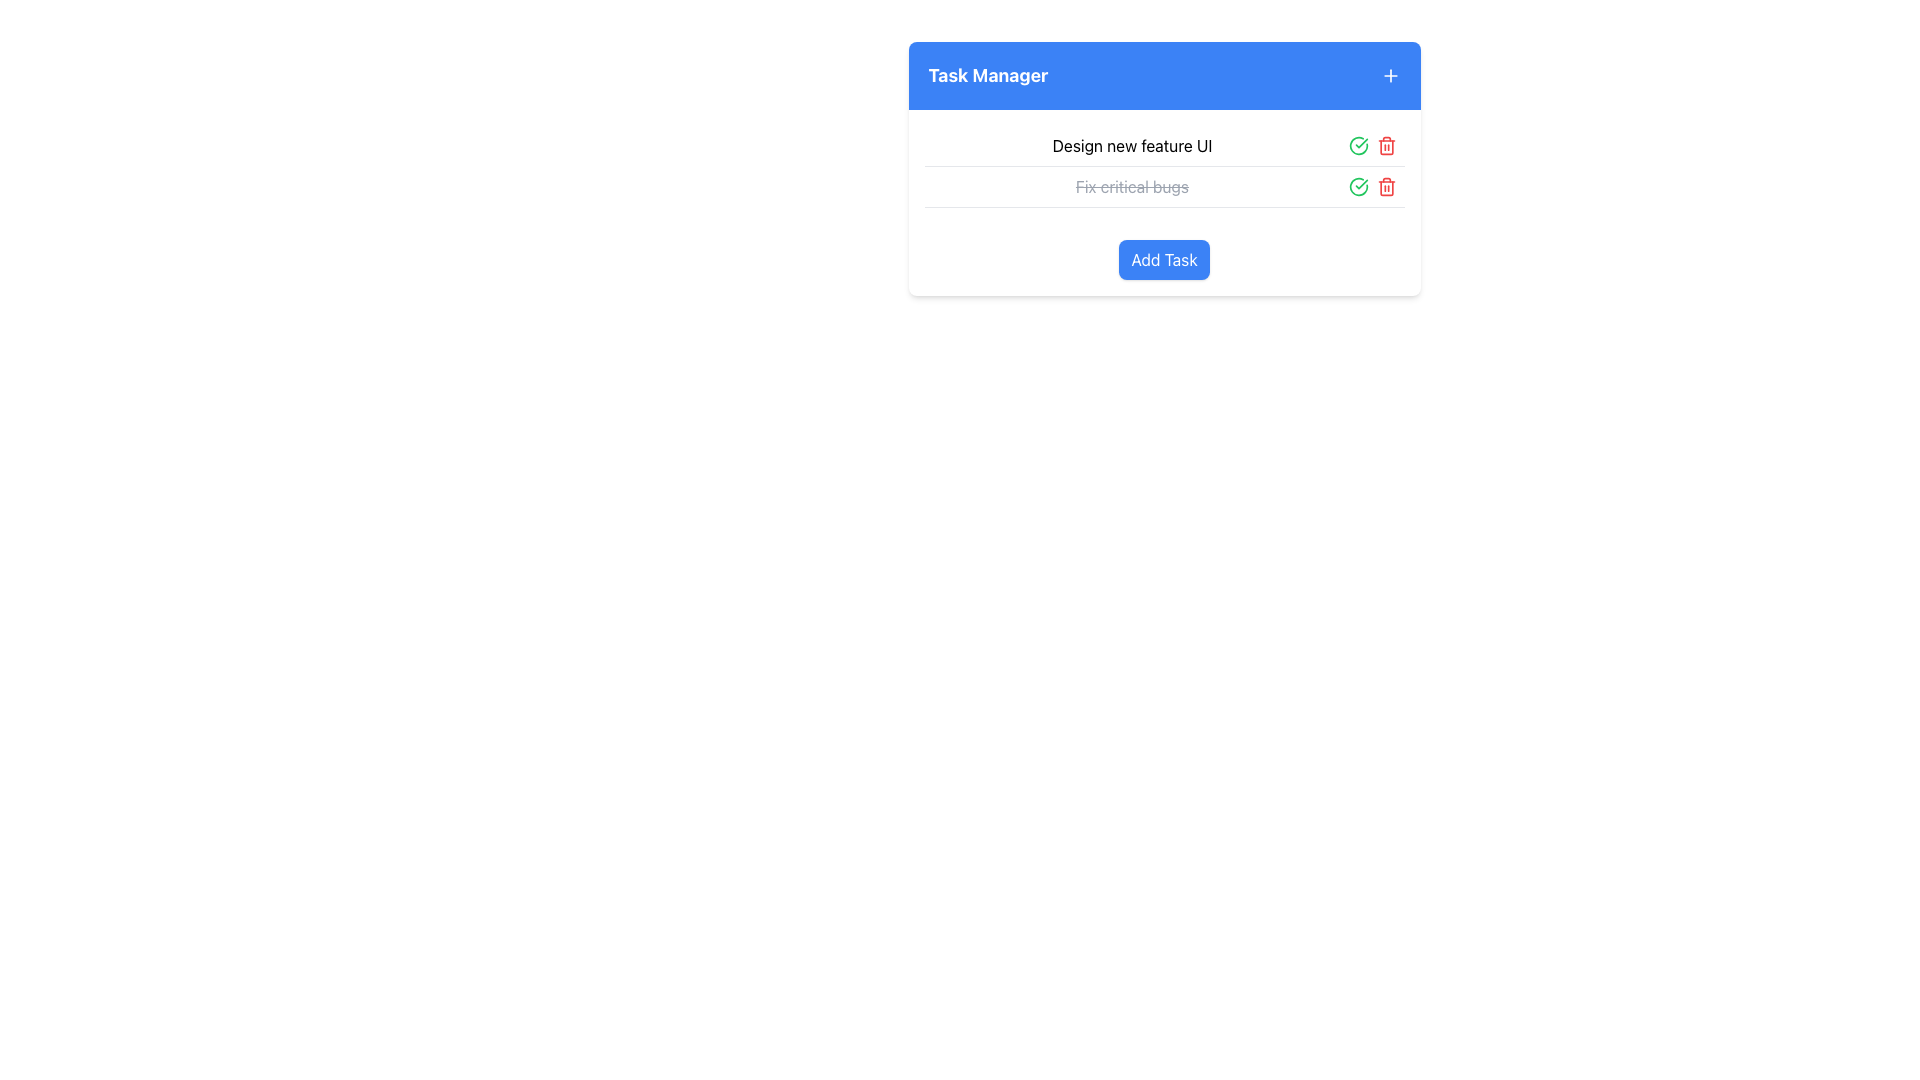 The image size is (1920, 1080). What do you see at coordinates (1371, 145) in the screenshot?
I see `the green checkmark icon in the horizontal group of icon-based buttons to mark the task 'Design new feature UI' as complete` at bounding box center [1371, 145].